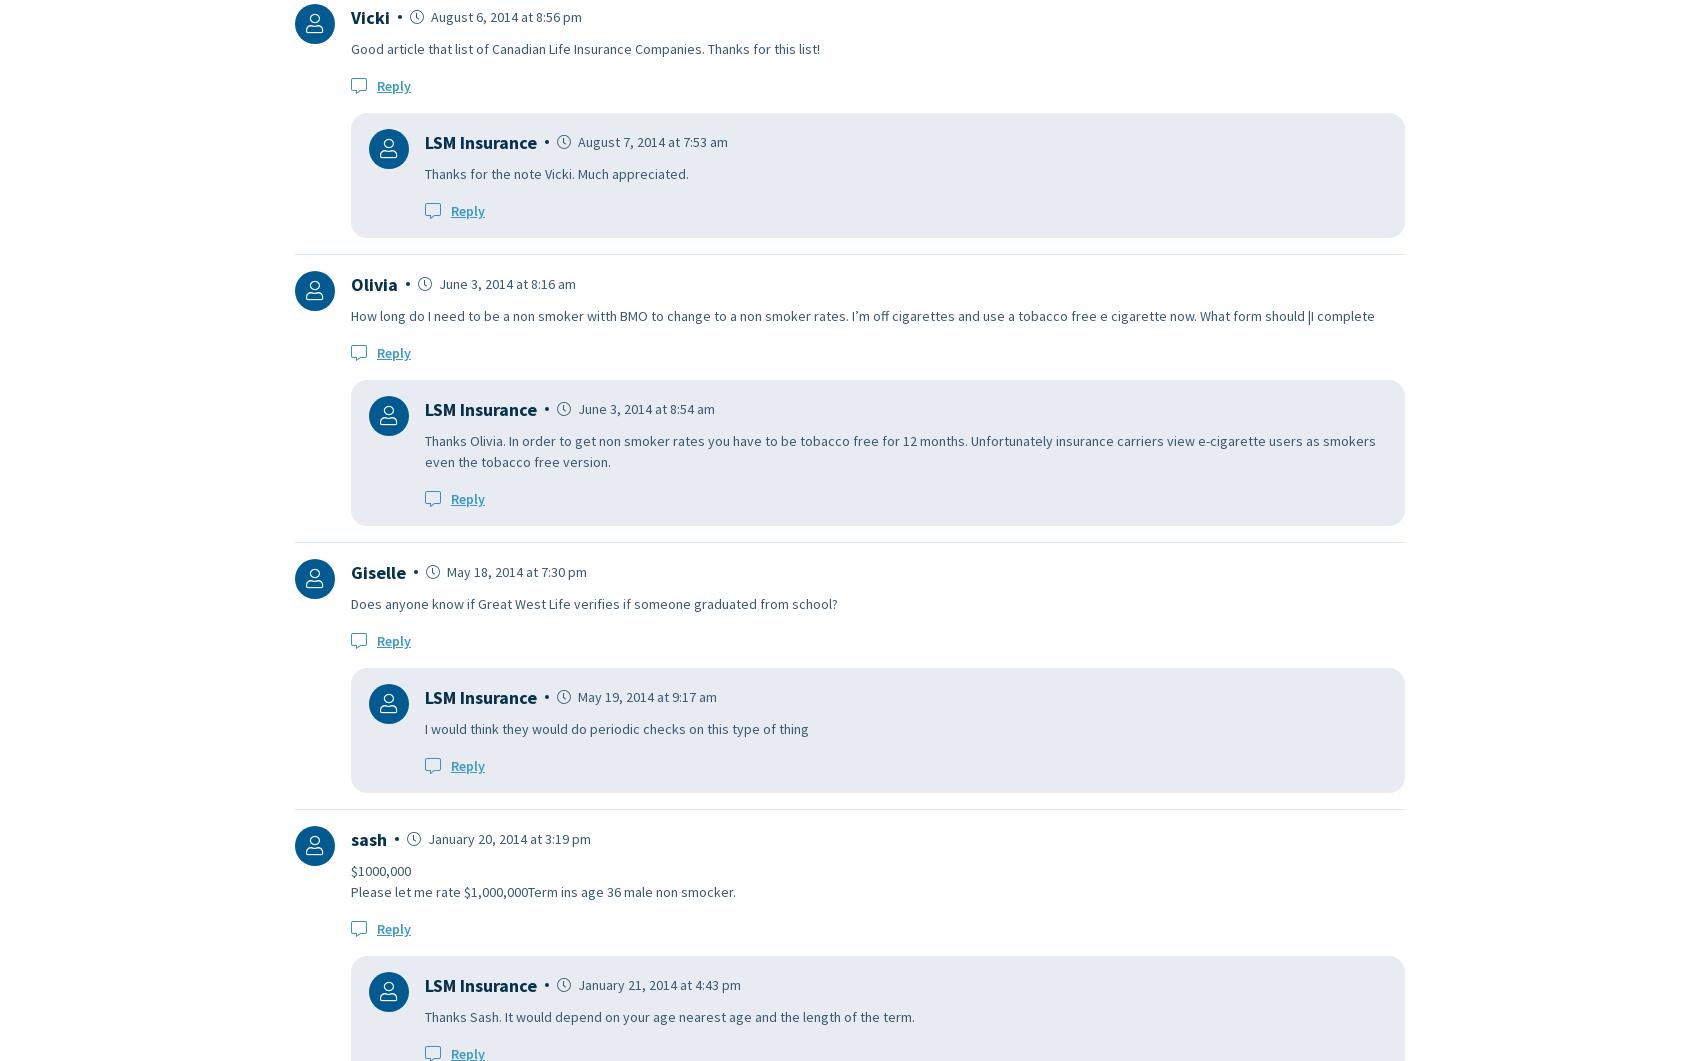  I want to click on 'Thanks Sash. It would depend on your age nearest age and the length of the term.', so click(669, 1015).